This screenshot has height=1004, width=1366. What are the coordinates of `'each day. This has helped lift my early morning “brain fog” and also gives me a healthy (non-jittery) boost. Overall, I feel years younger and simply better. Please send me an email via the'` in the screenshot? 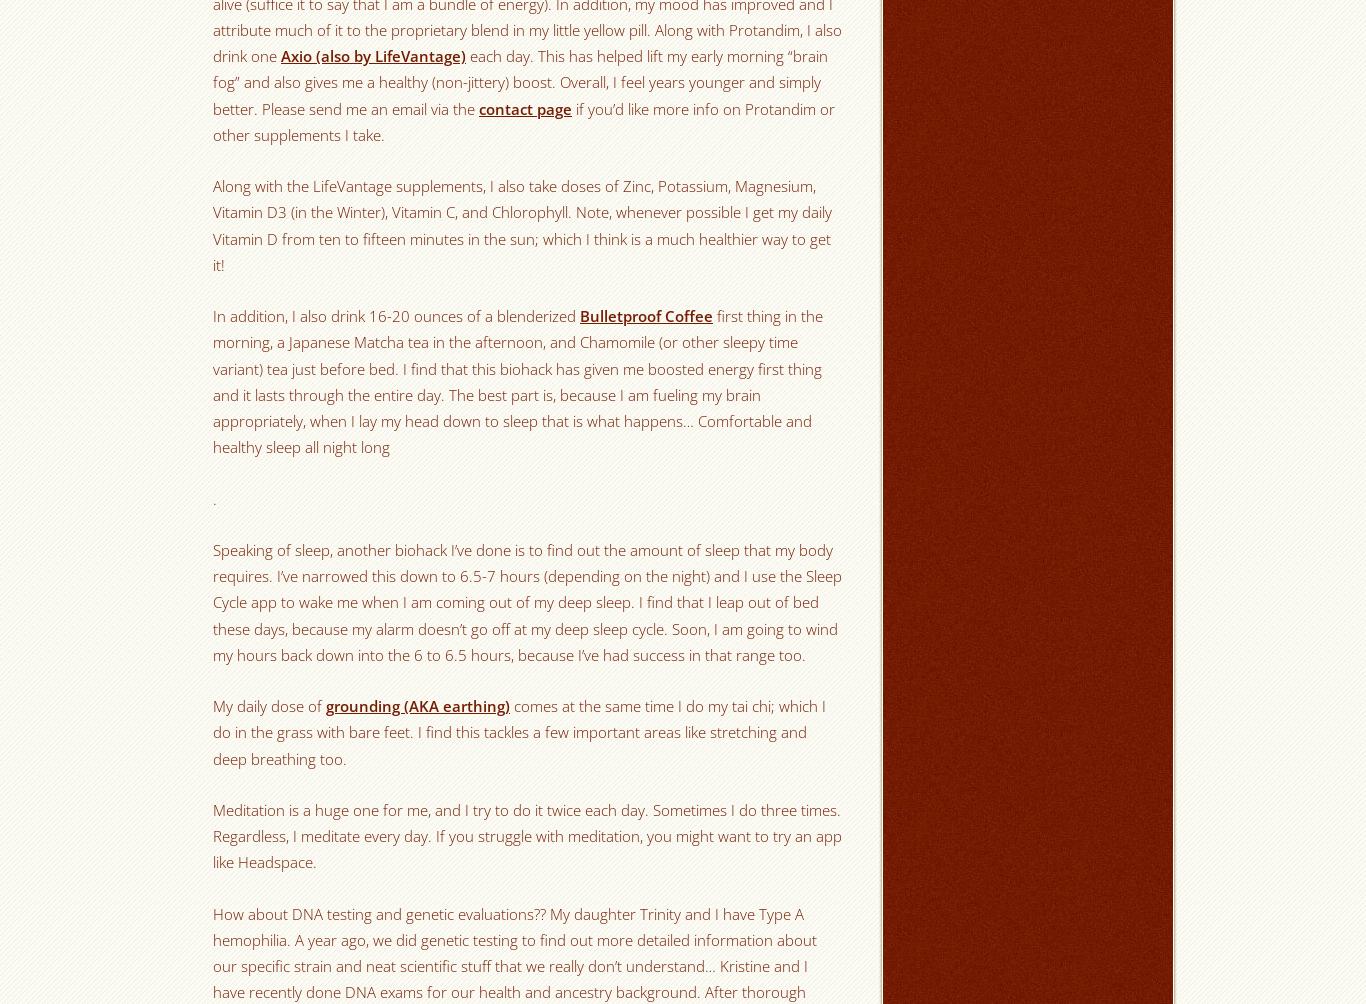 It's located at (520, 82).